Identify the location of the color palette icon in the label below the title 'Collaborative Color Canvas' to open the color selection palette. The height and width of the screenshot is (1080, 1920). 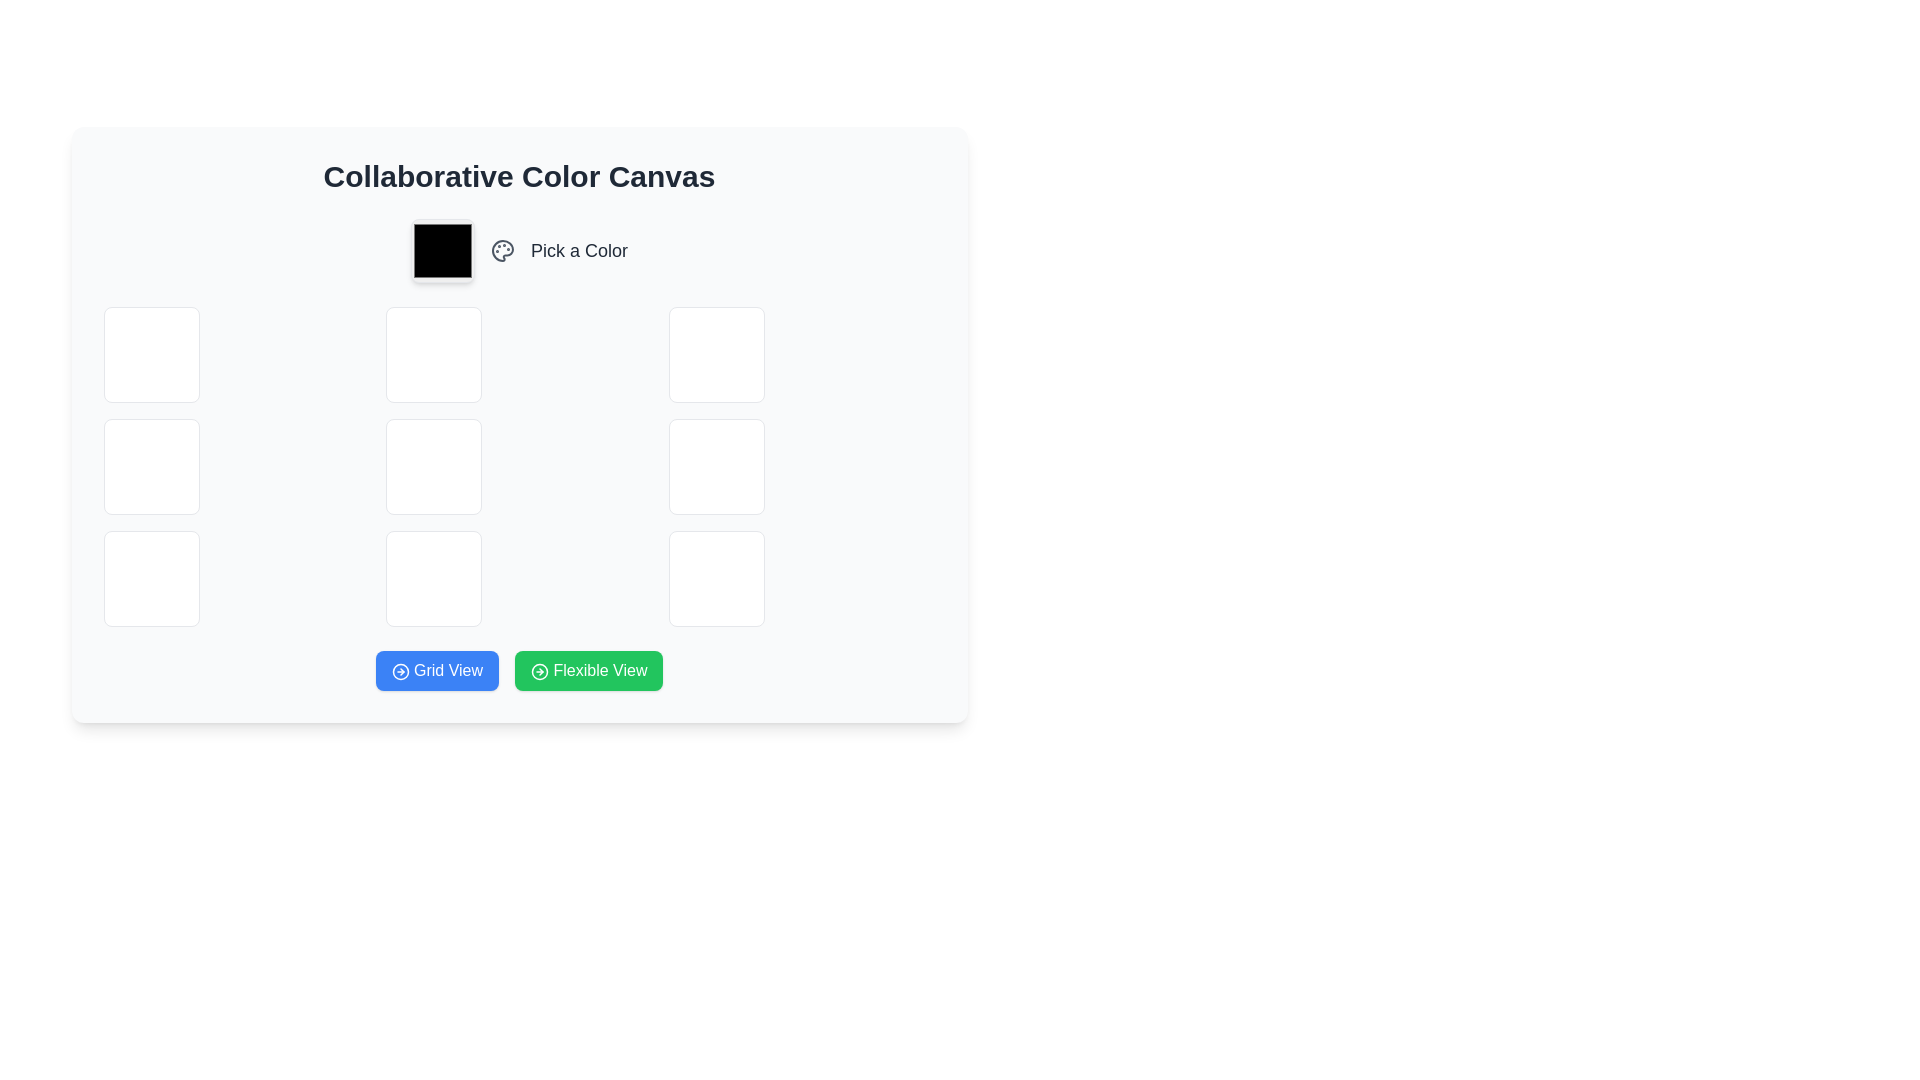
(519, 249).